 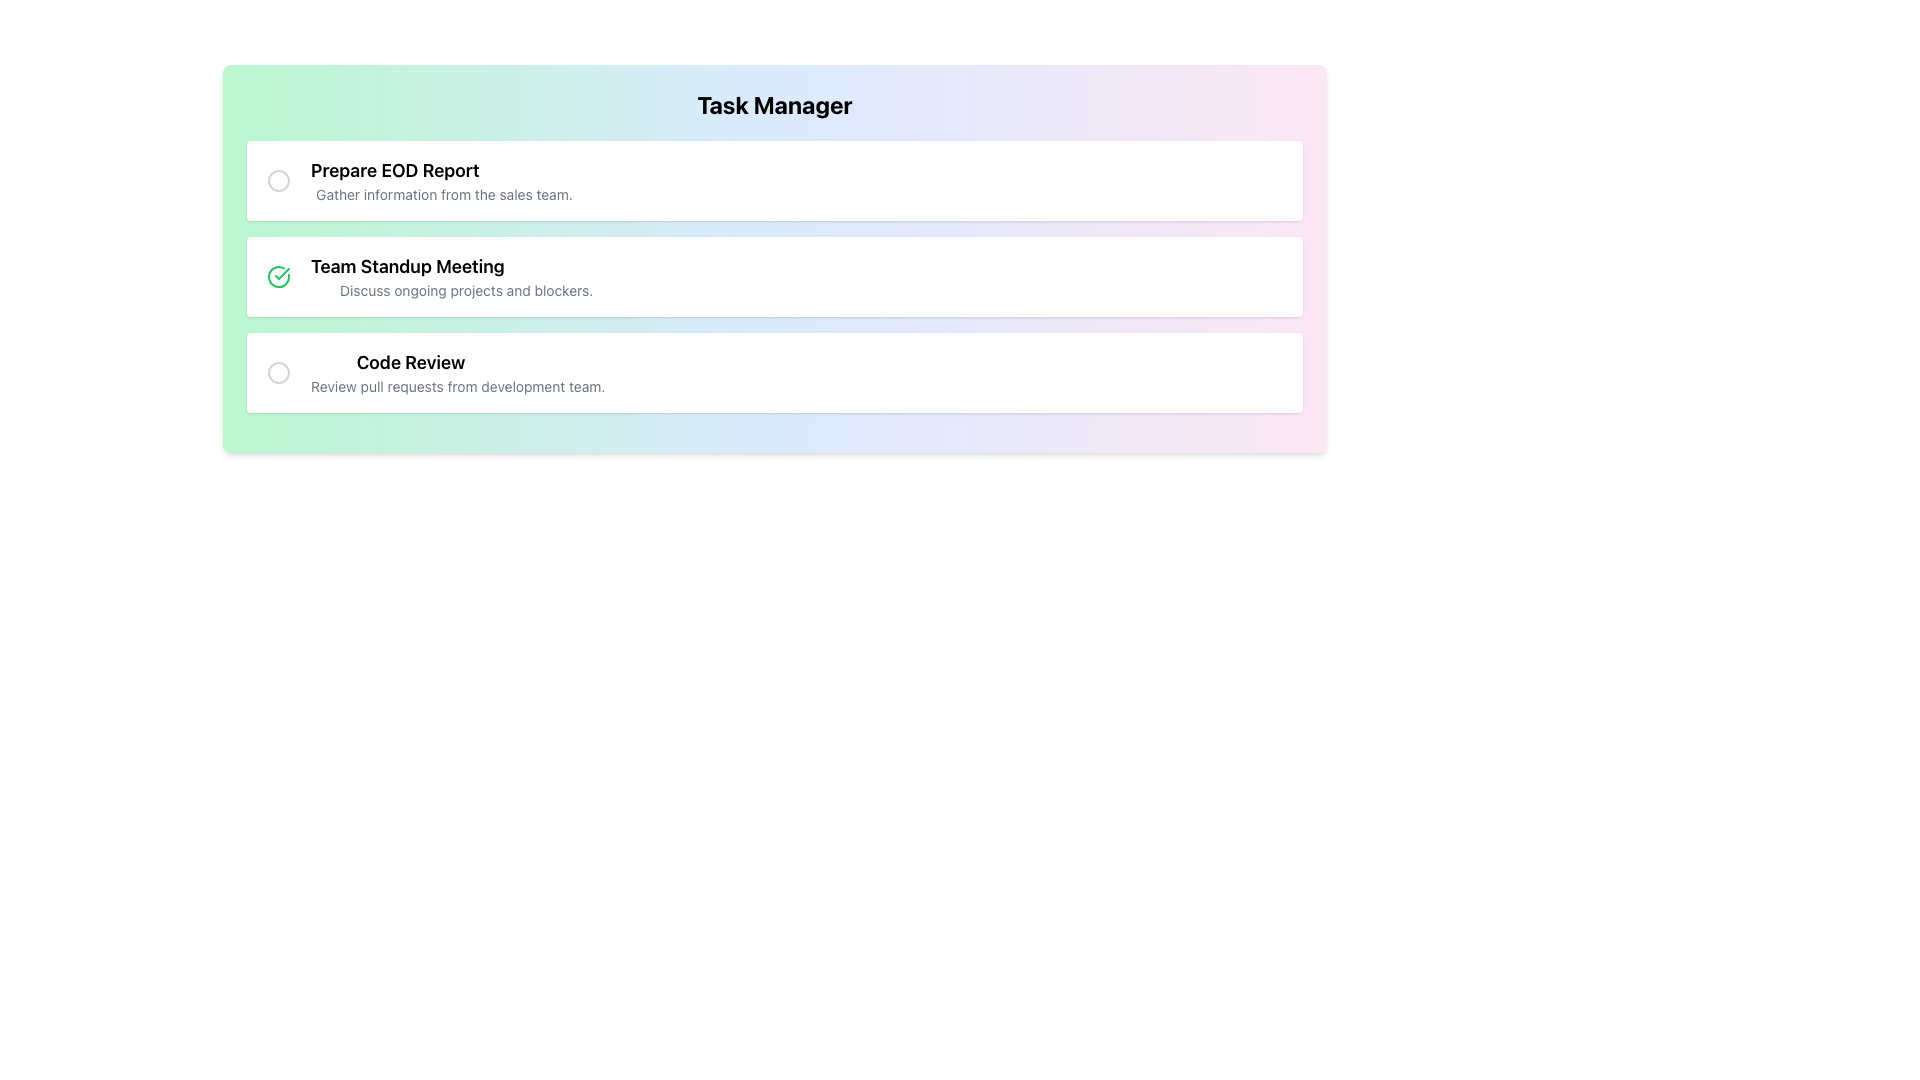 I want to click on to select or interact with the task titled 'Prepare EOD Report' which has a 'High Priority' red tag and is the first task in the task management interface, so click(x=419, y=181).